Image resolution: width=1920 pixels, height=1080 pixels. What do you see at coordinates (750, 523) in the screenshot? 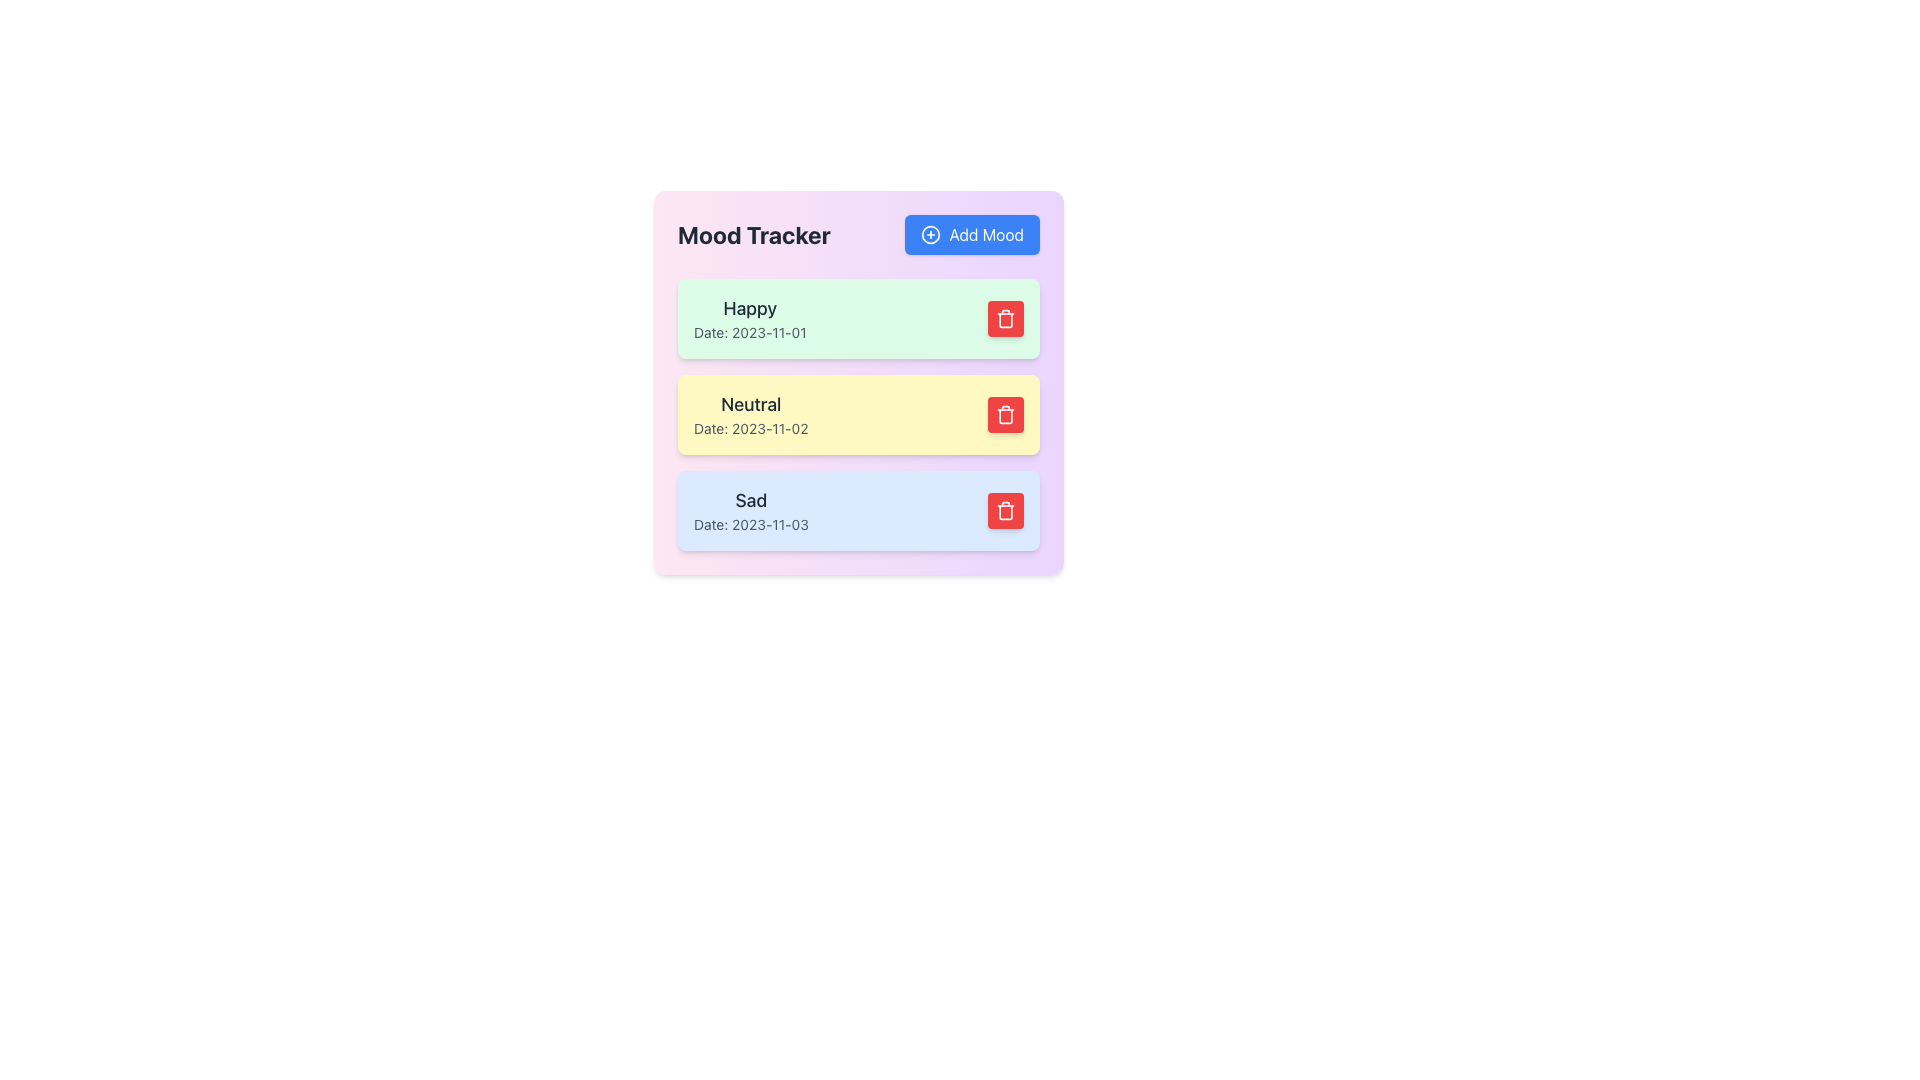
I see `the text label displaying 'Date: 2023-11-03', which is styled in a small gray font and located under the label 'Sad' within a blue rectangular section of mood entries` at bounding box center [750, 523].